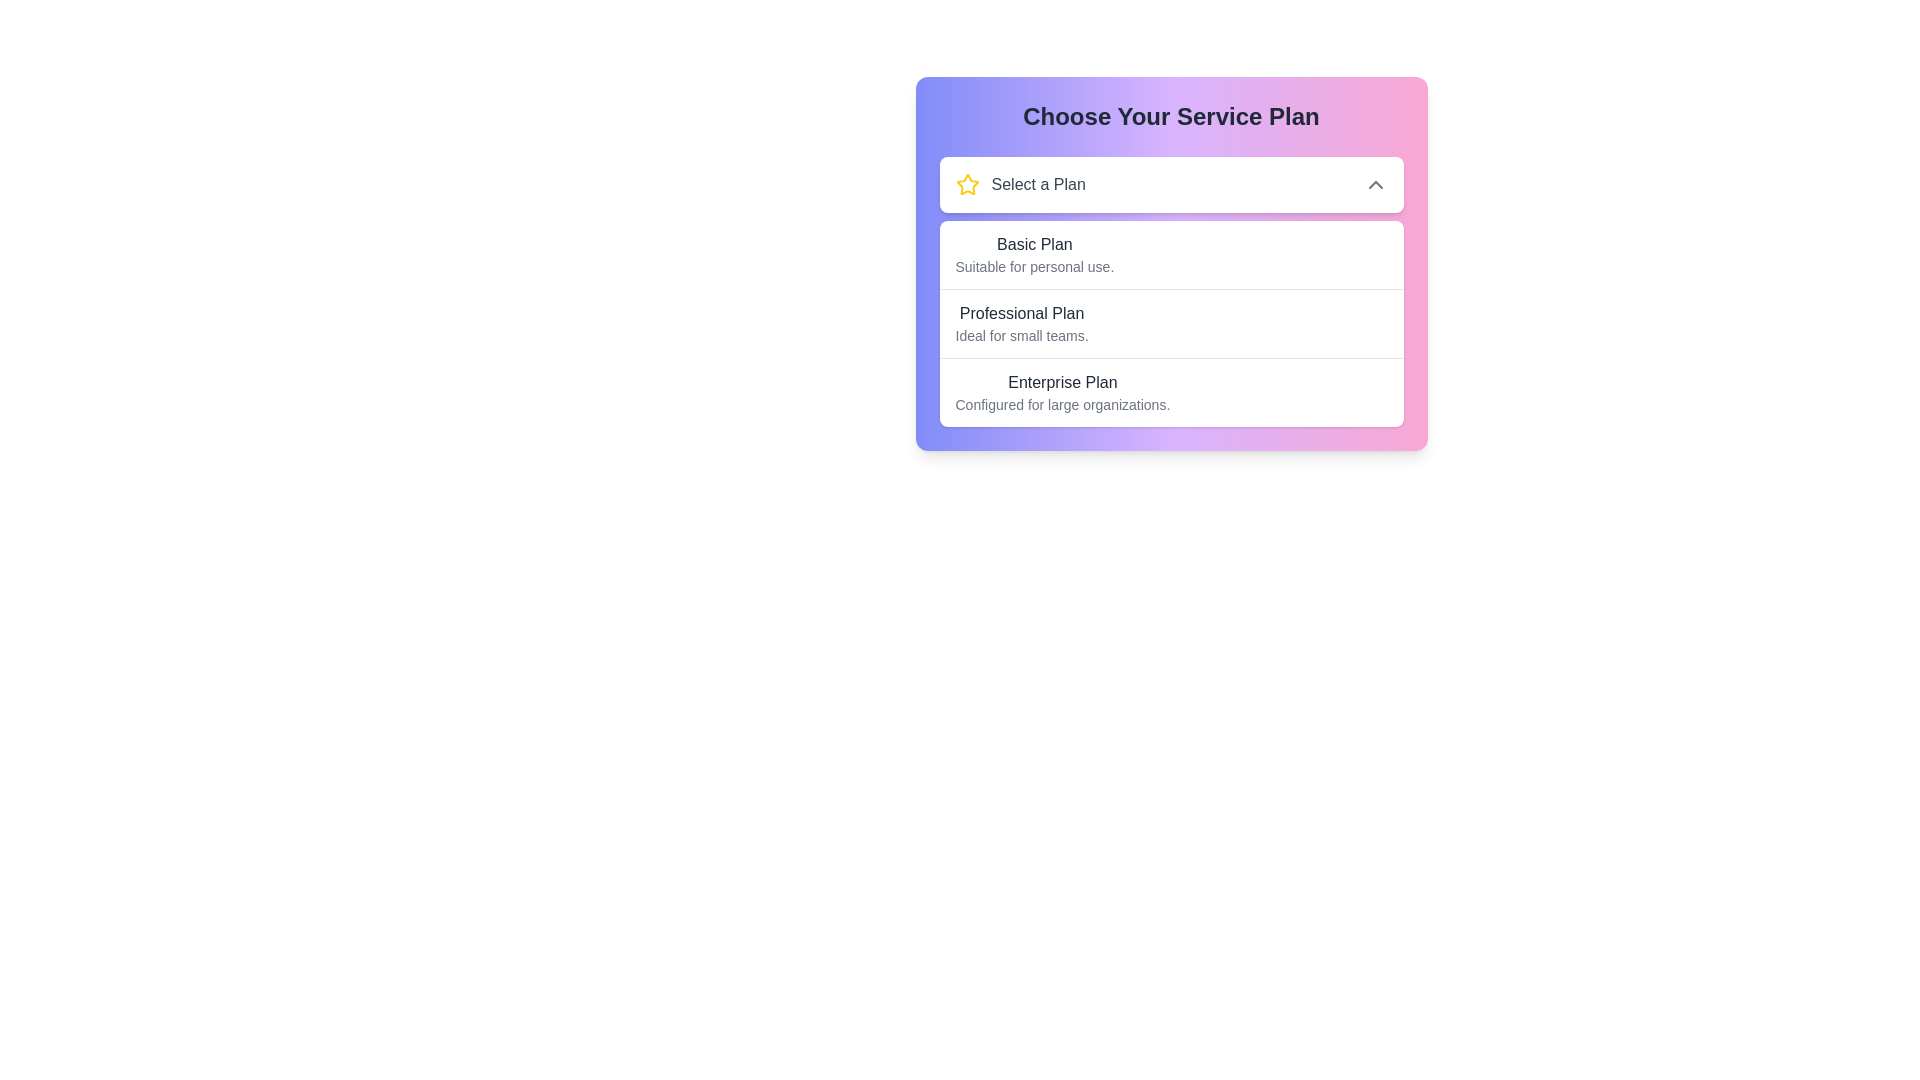 This screenshot has width=1920, height=1080. Describe the element at coordinates (967, 184) in the screenshot. I see `the star icon located within the 'Select a Plan' dropdown menu` at that location.